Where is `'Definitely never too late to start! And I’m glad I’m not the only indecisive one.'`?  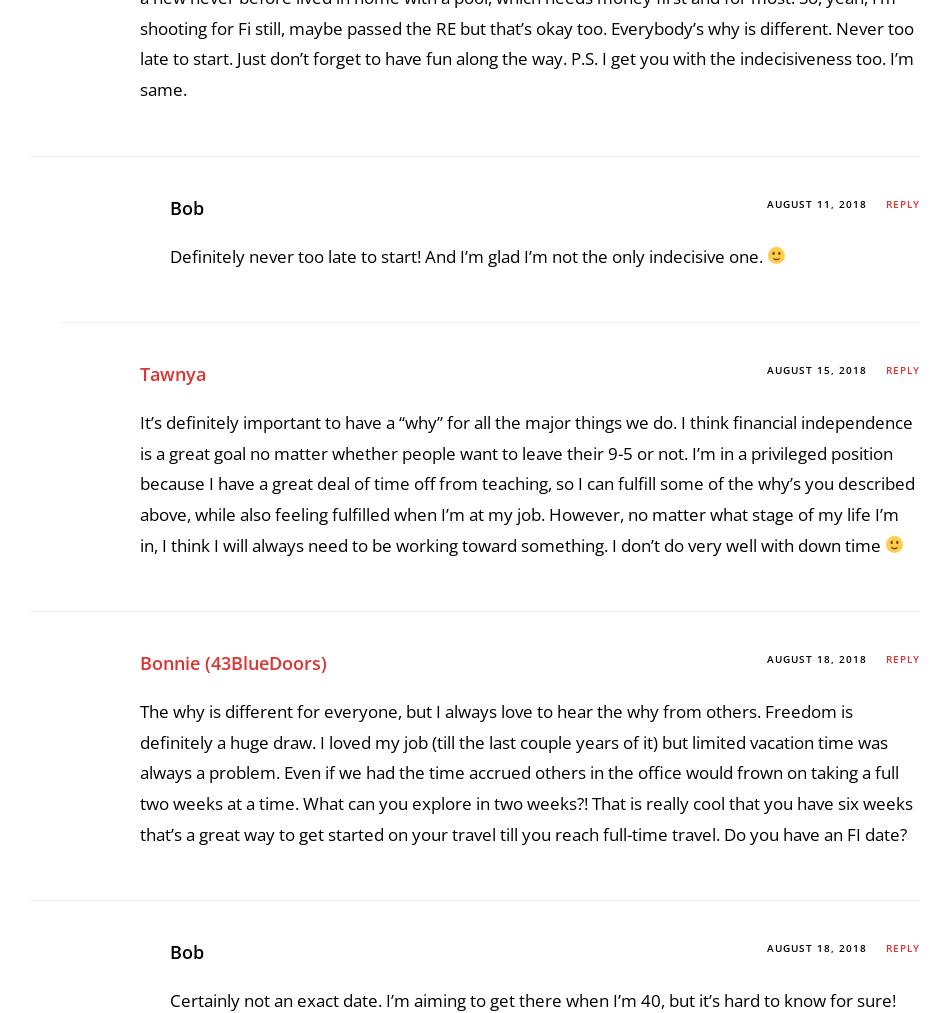 'Definitely never too late to start! And I’m glad I’m not the only indecisive one.' is located at coordinates (467, 817).